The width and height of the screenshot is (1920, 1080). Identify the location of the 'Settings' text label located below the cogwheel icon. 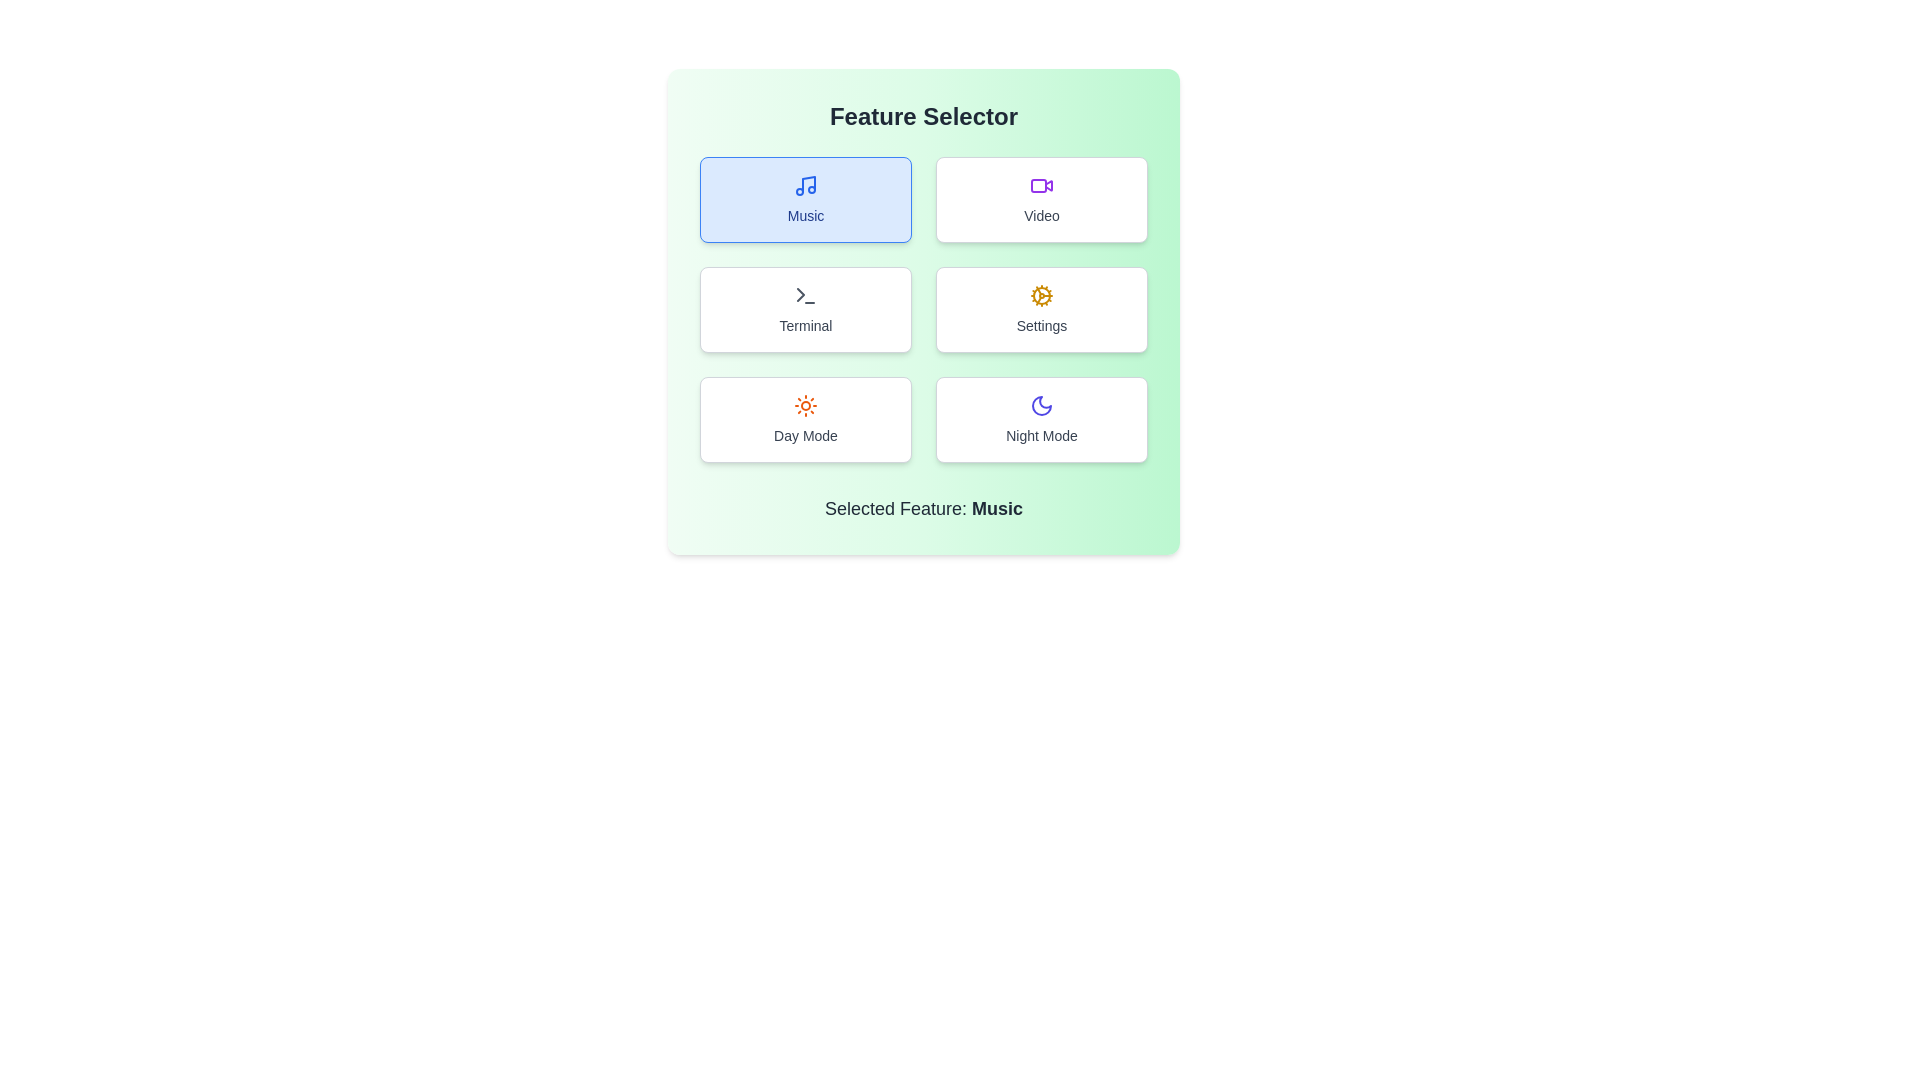
(1040, 325).